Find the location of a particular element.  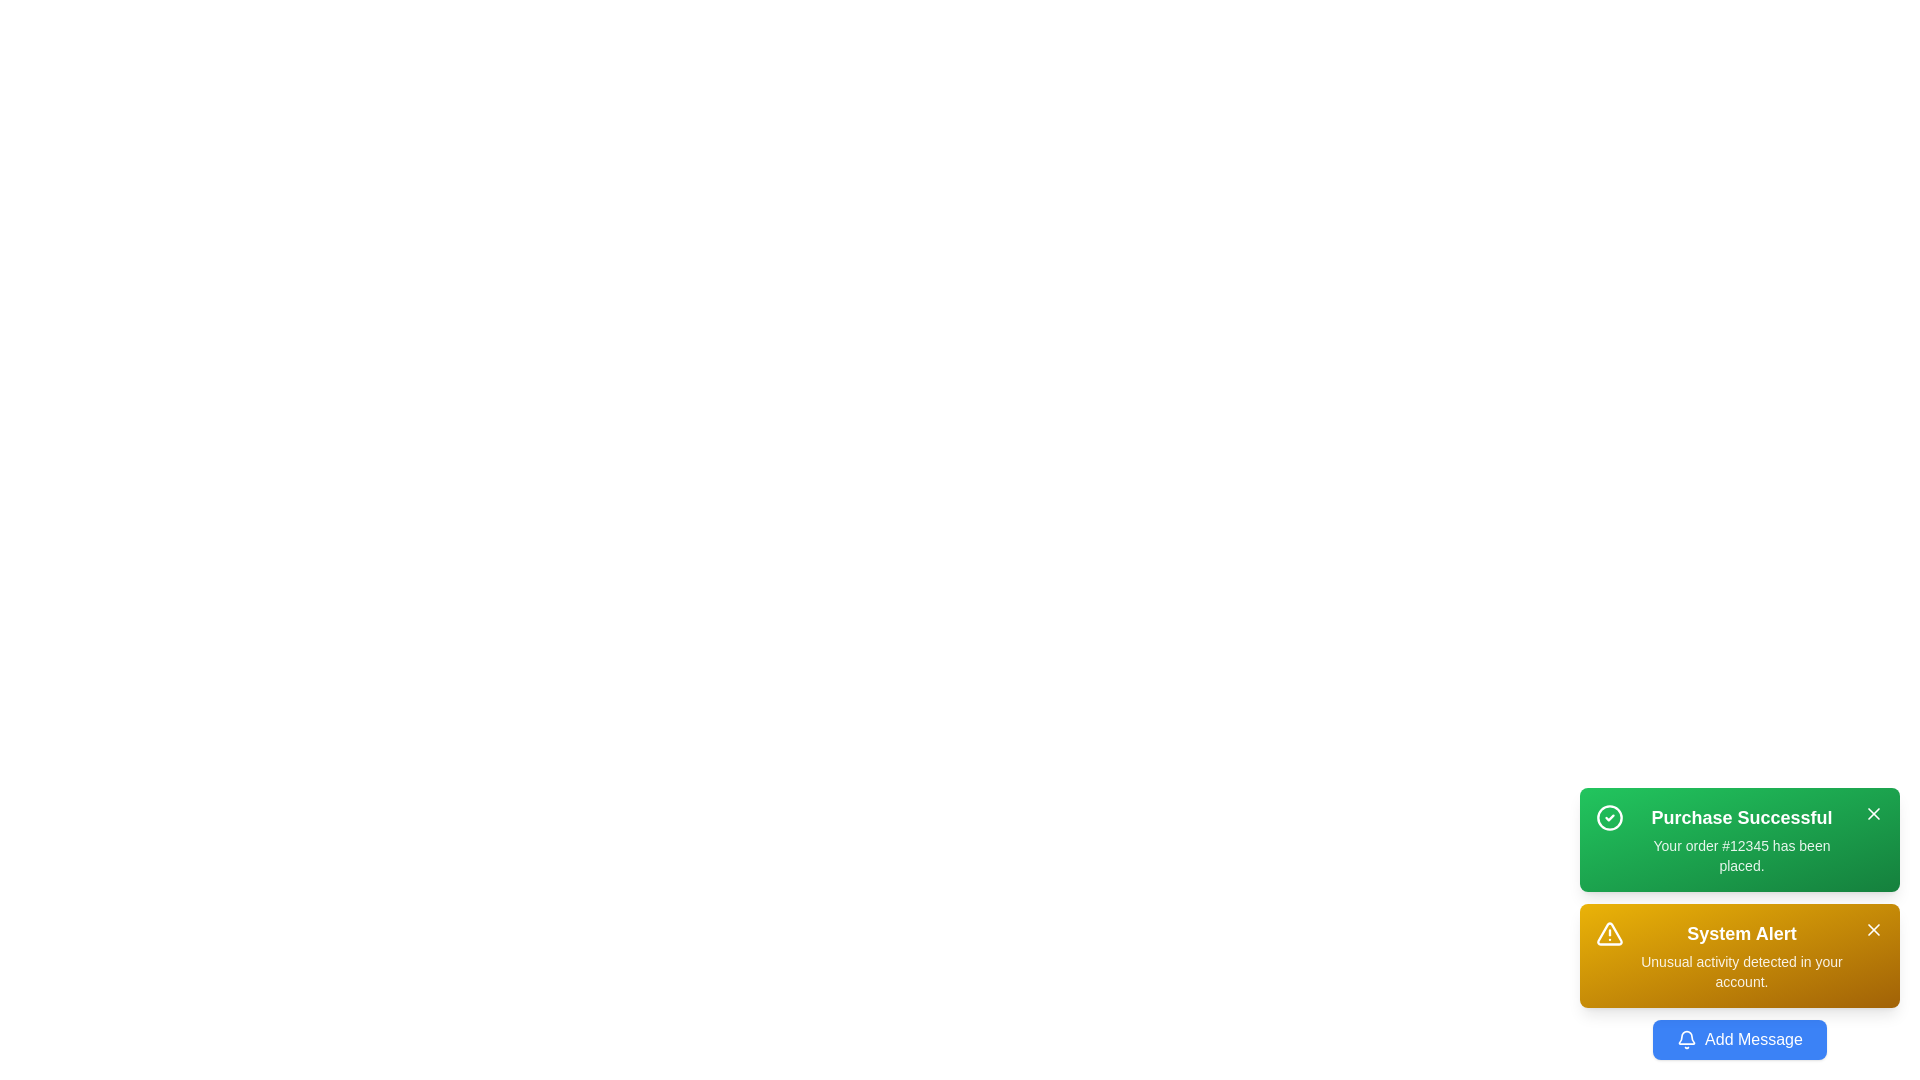

the message with title System Alert is located at coordinates (1738, 955).